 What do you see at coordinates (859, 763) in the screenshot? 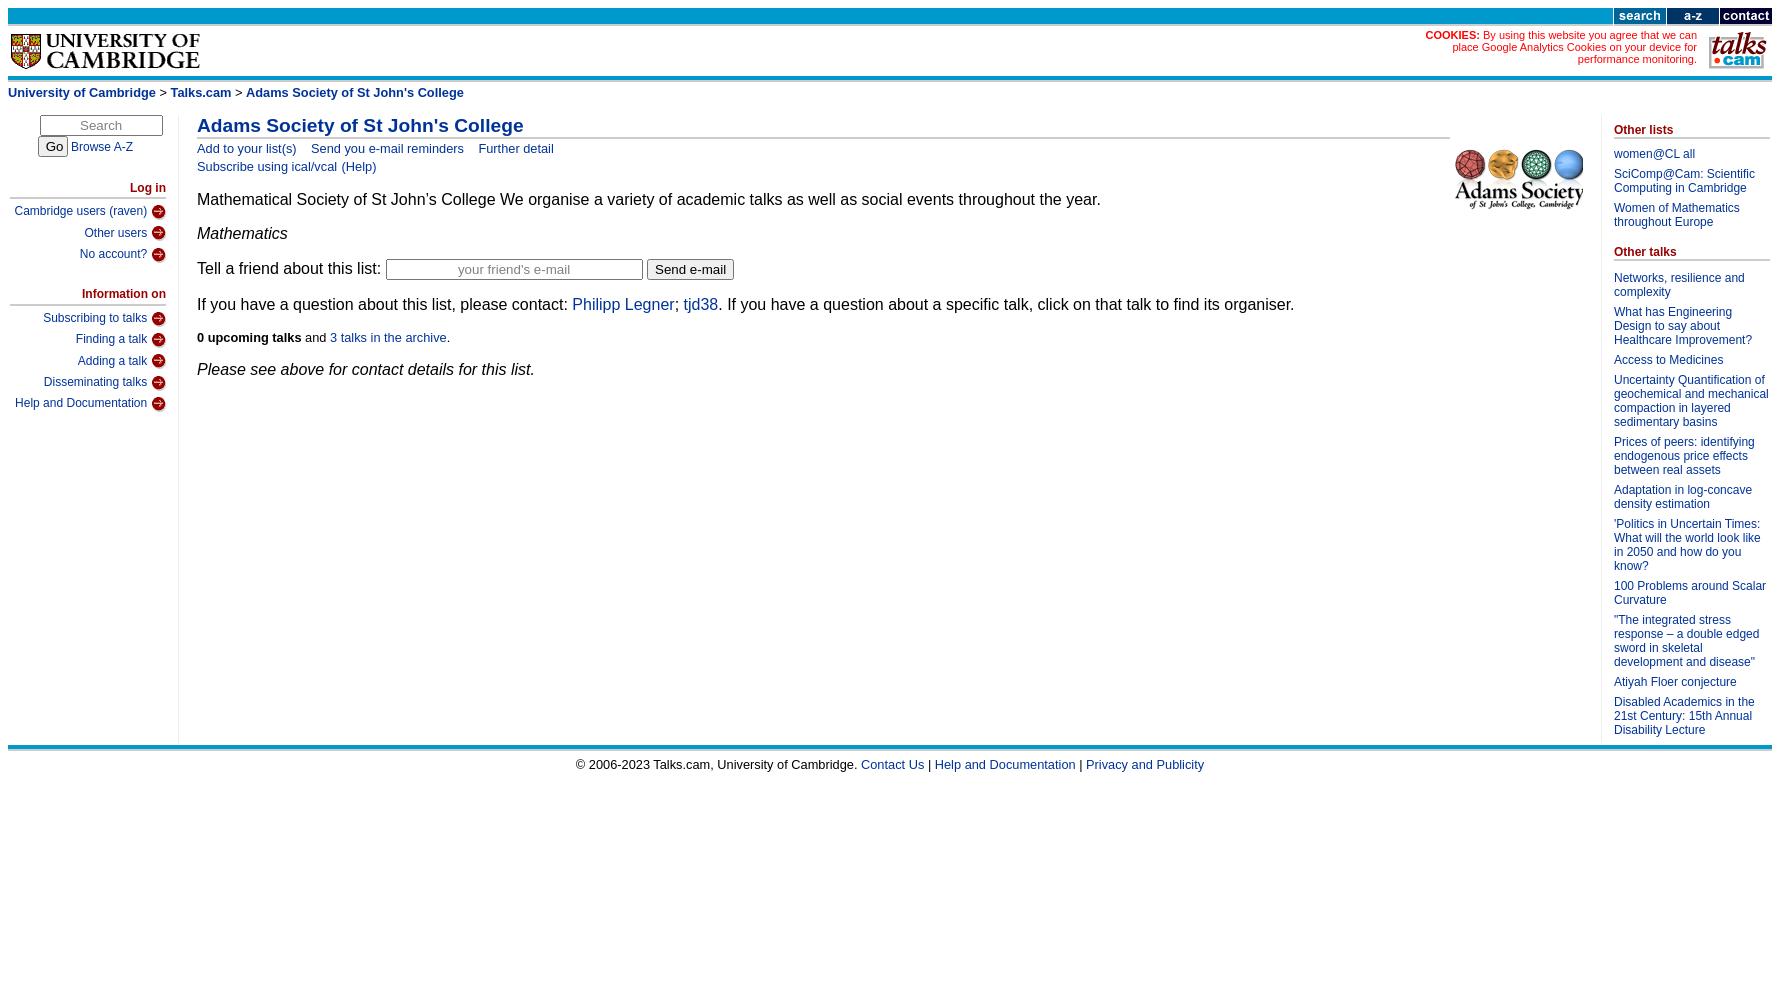
I see `'Contact Us'` at bounding box center [859, 763].